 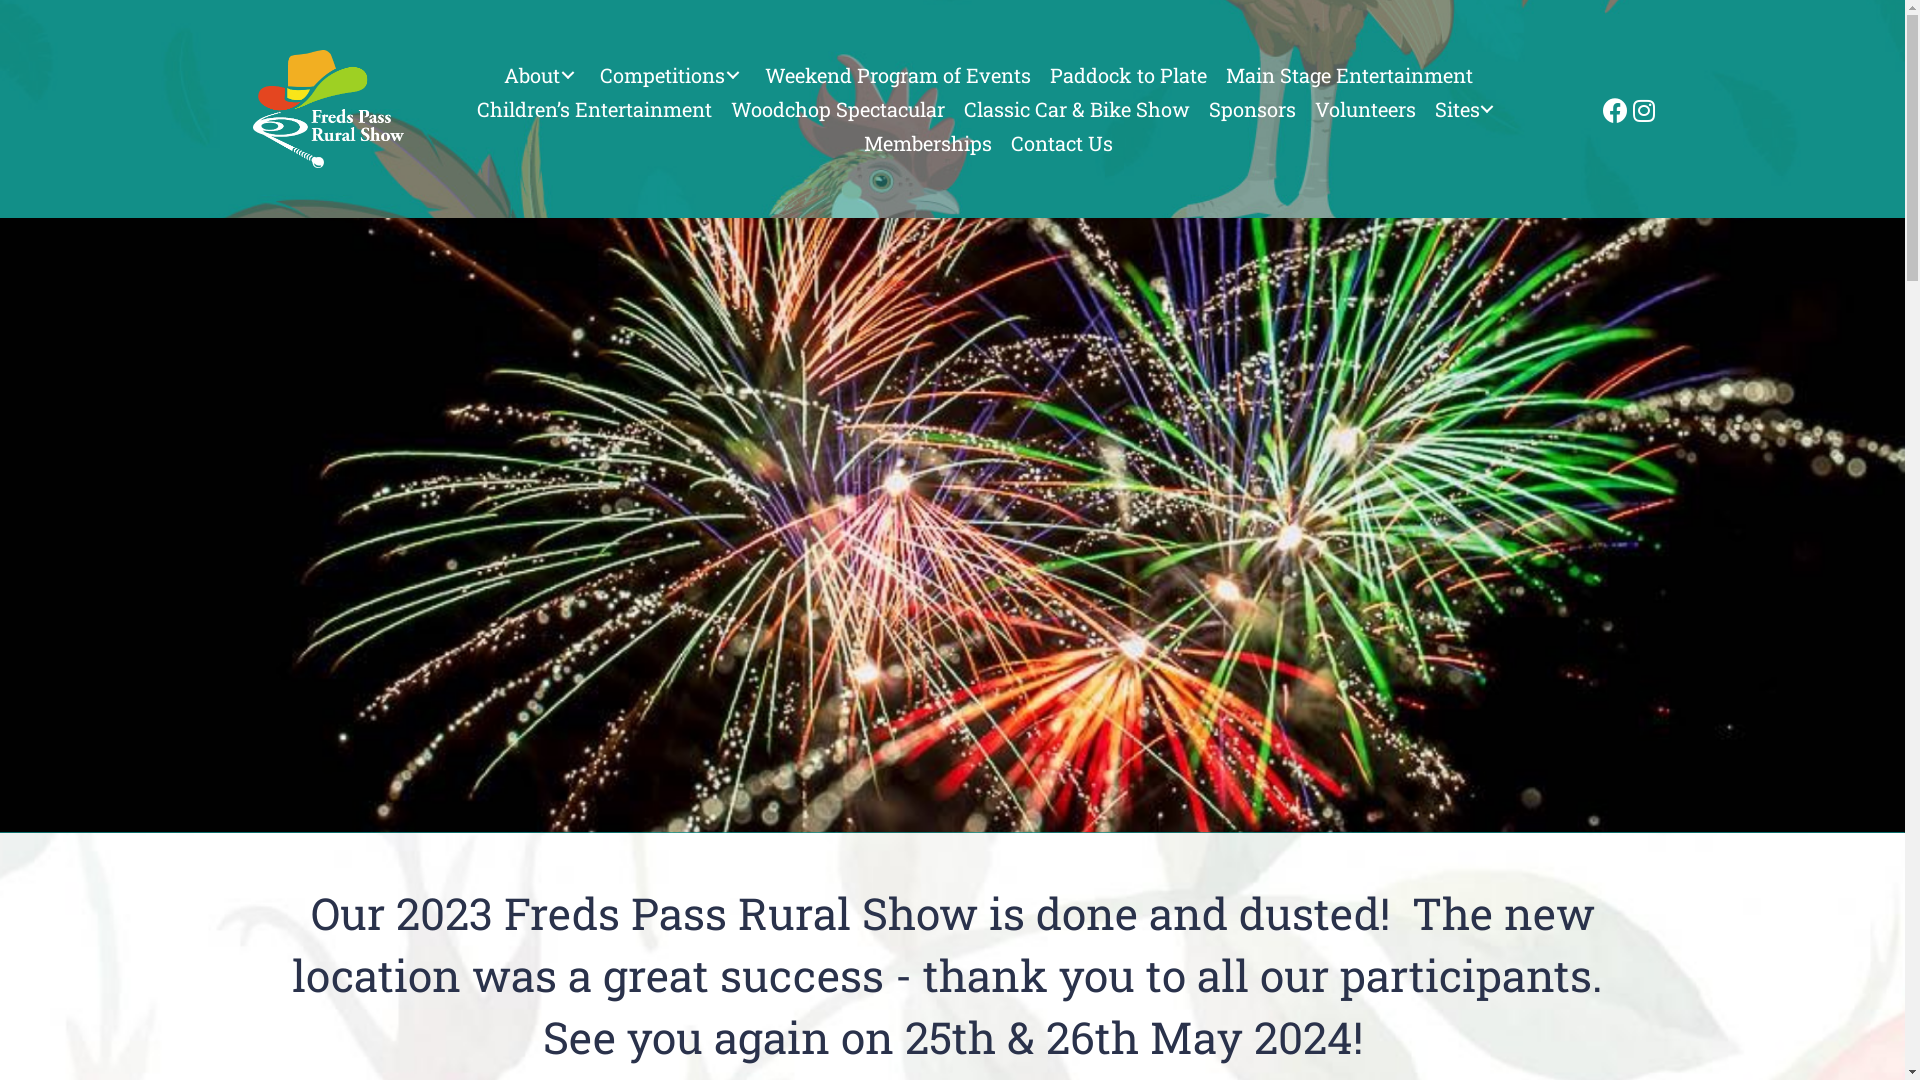 What do you see at coordinates (1468, 108) in the screenshot?
I see `'Sites'` at bounding box center [1468, 108].